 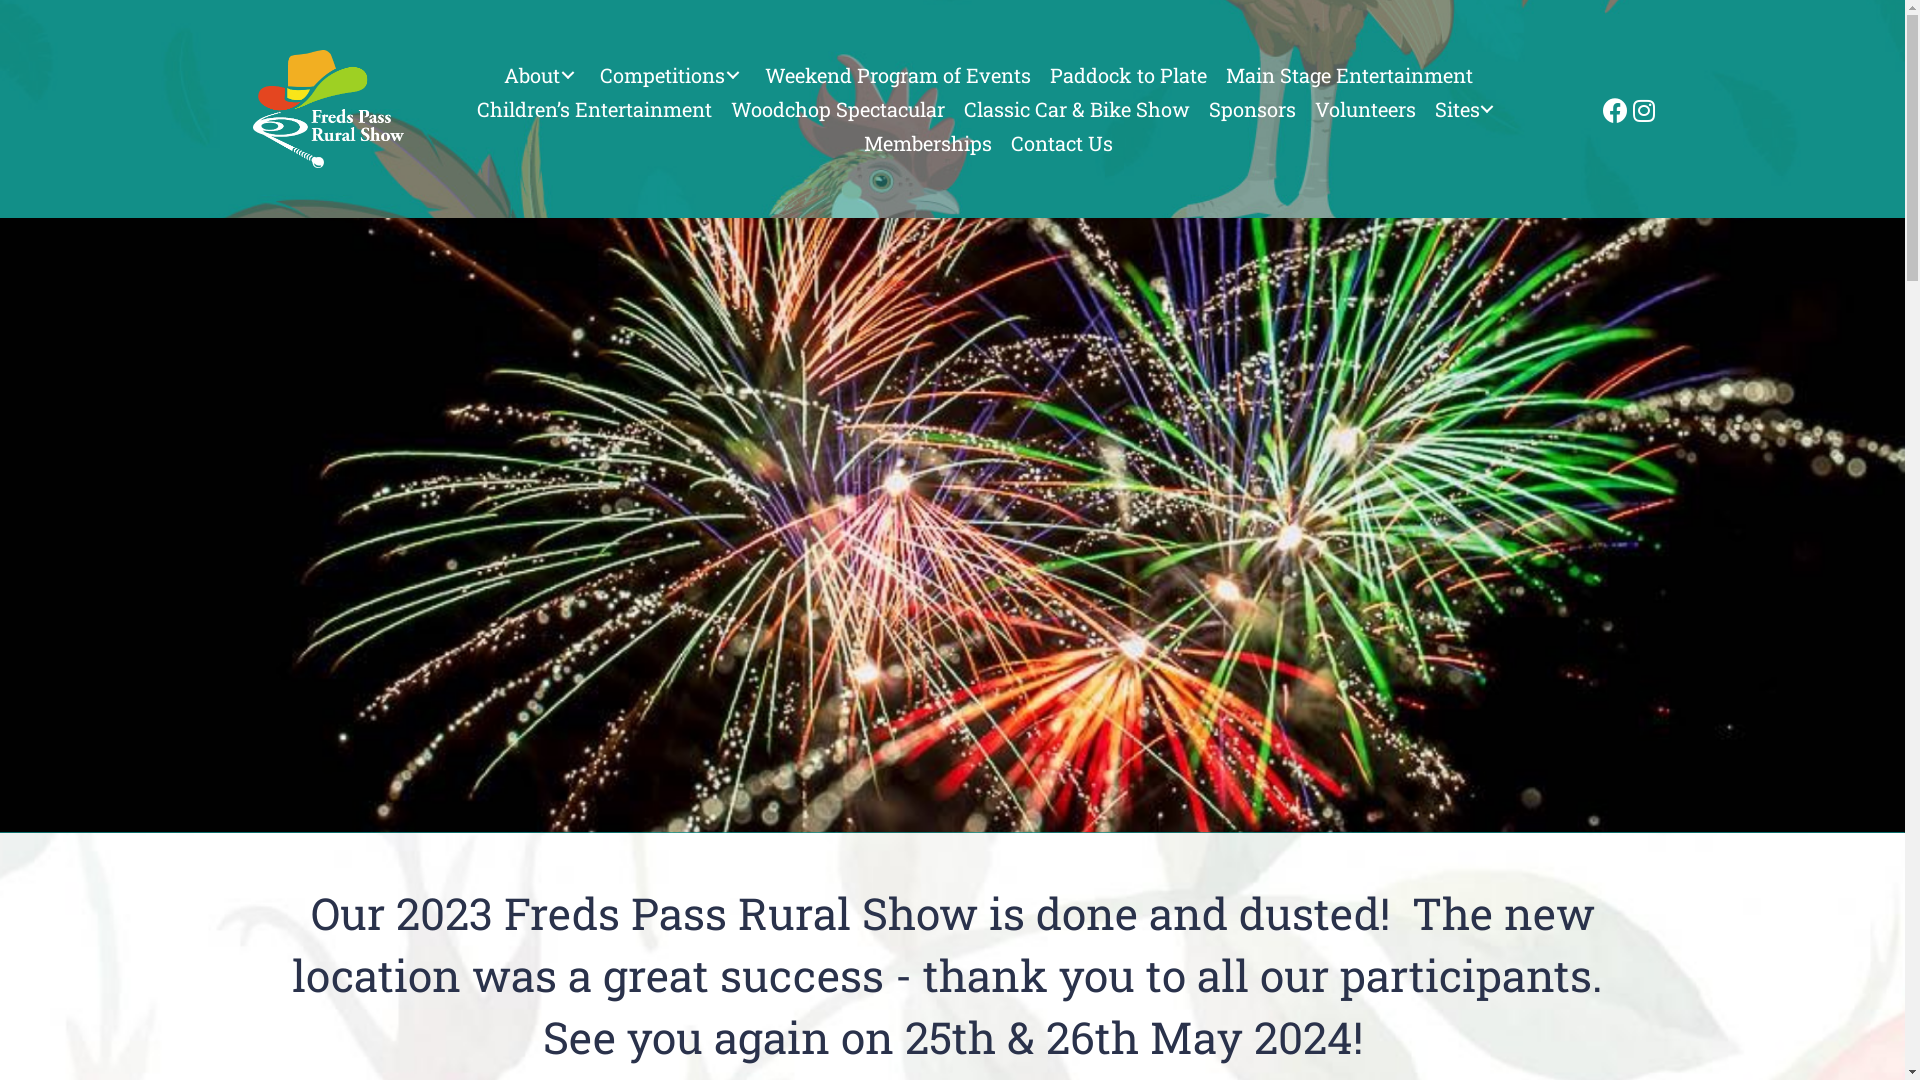 What do you see at coordinates (1468, 108) in the screenshot?
I see `'Sites'` at bounding box center [1468, 108].